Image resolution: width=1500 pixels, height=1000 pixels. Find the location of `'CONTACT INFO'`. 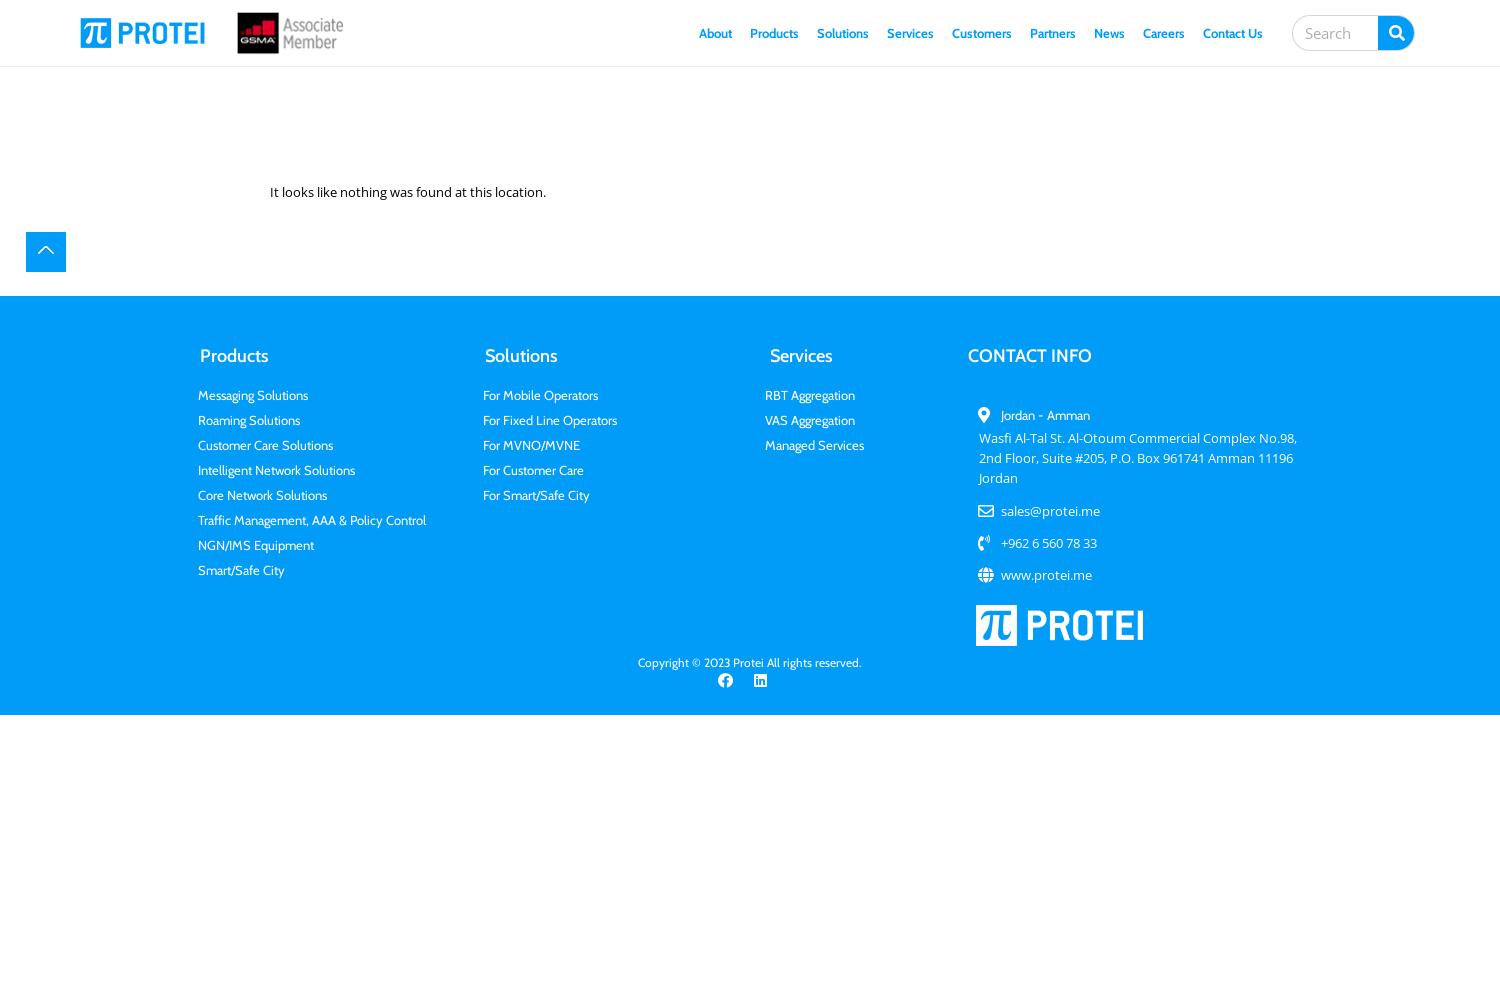

'CONTACT INFO' is located at coordinates (1030, 355).